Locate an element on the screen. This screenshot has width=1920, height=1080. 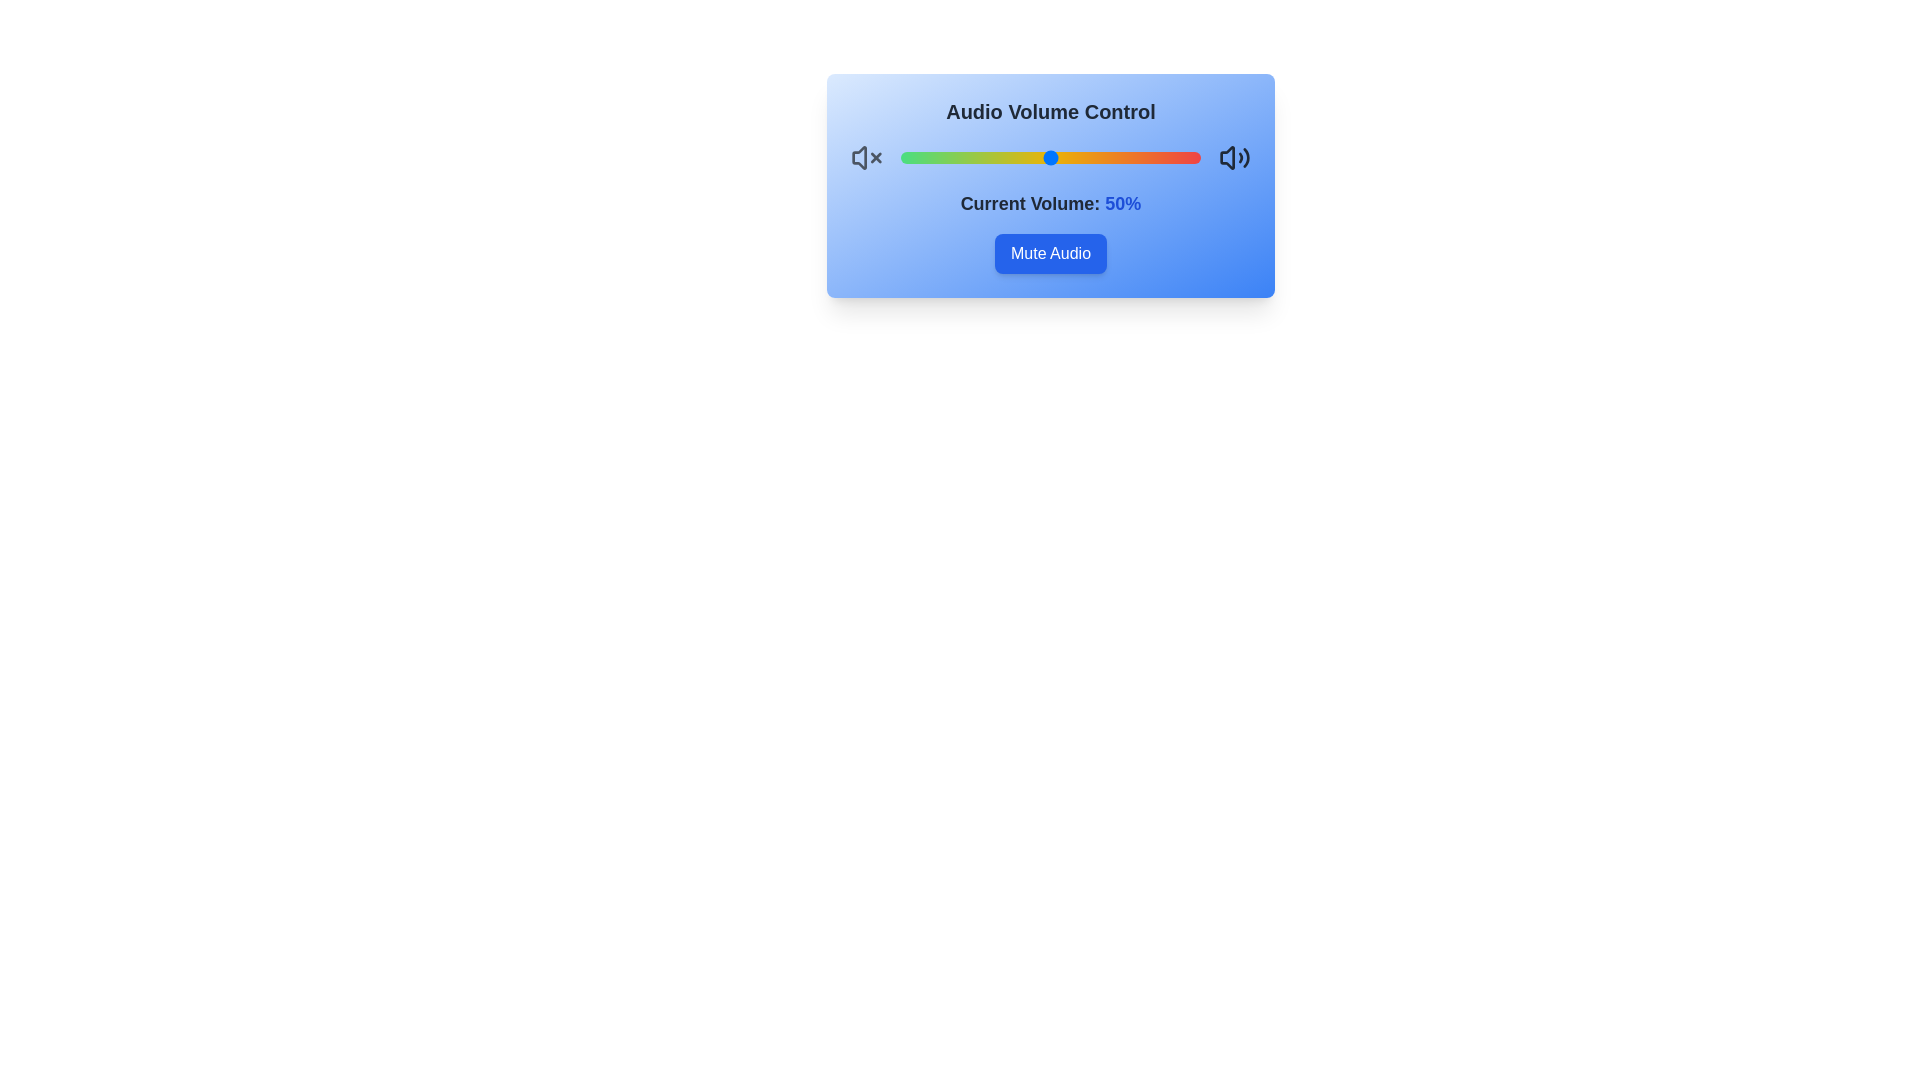
the volume to 56% is located at coordinates (1068, 157).